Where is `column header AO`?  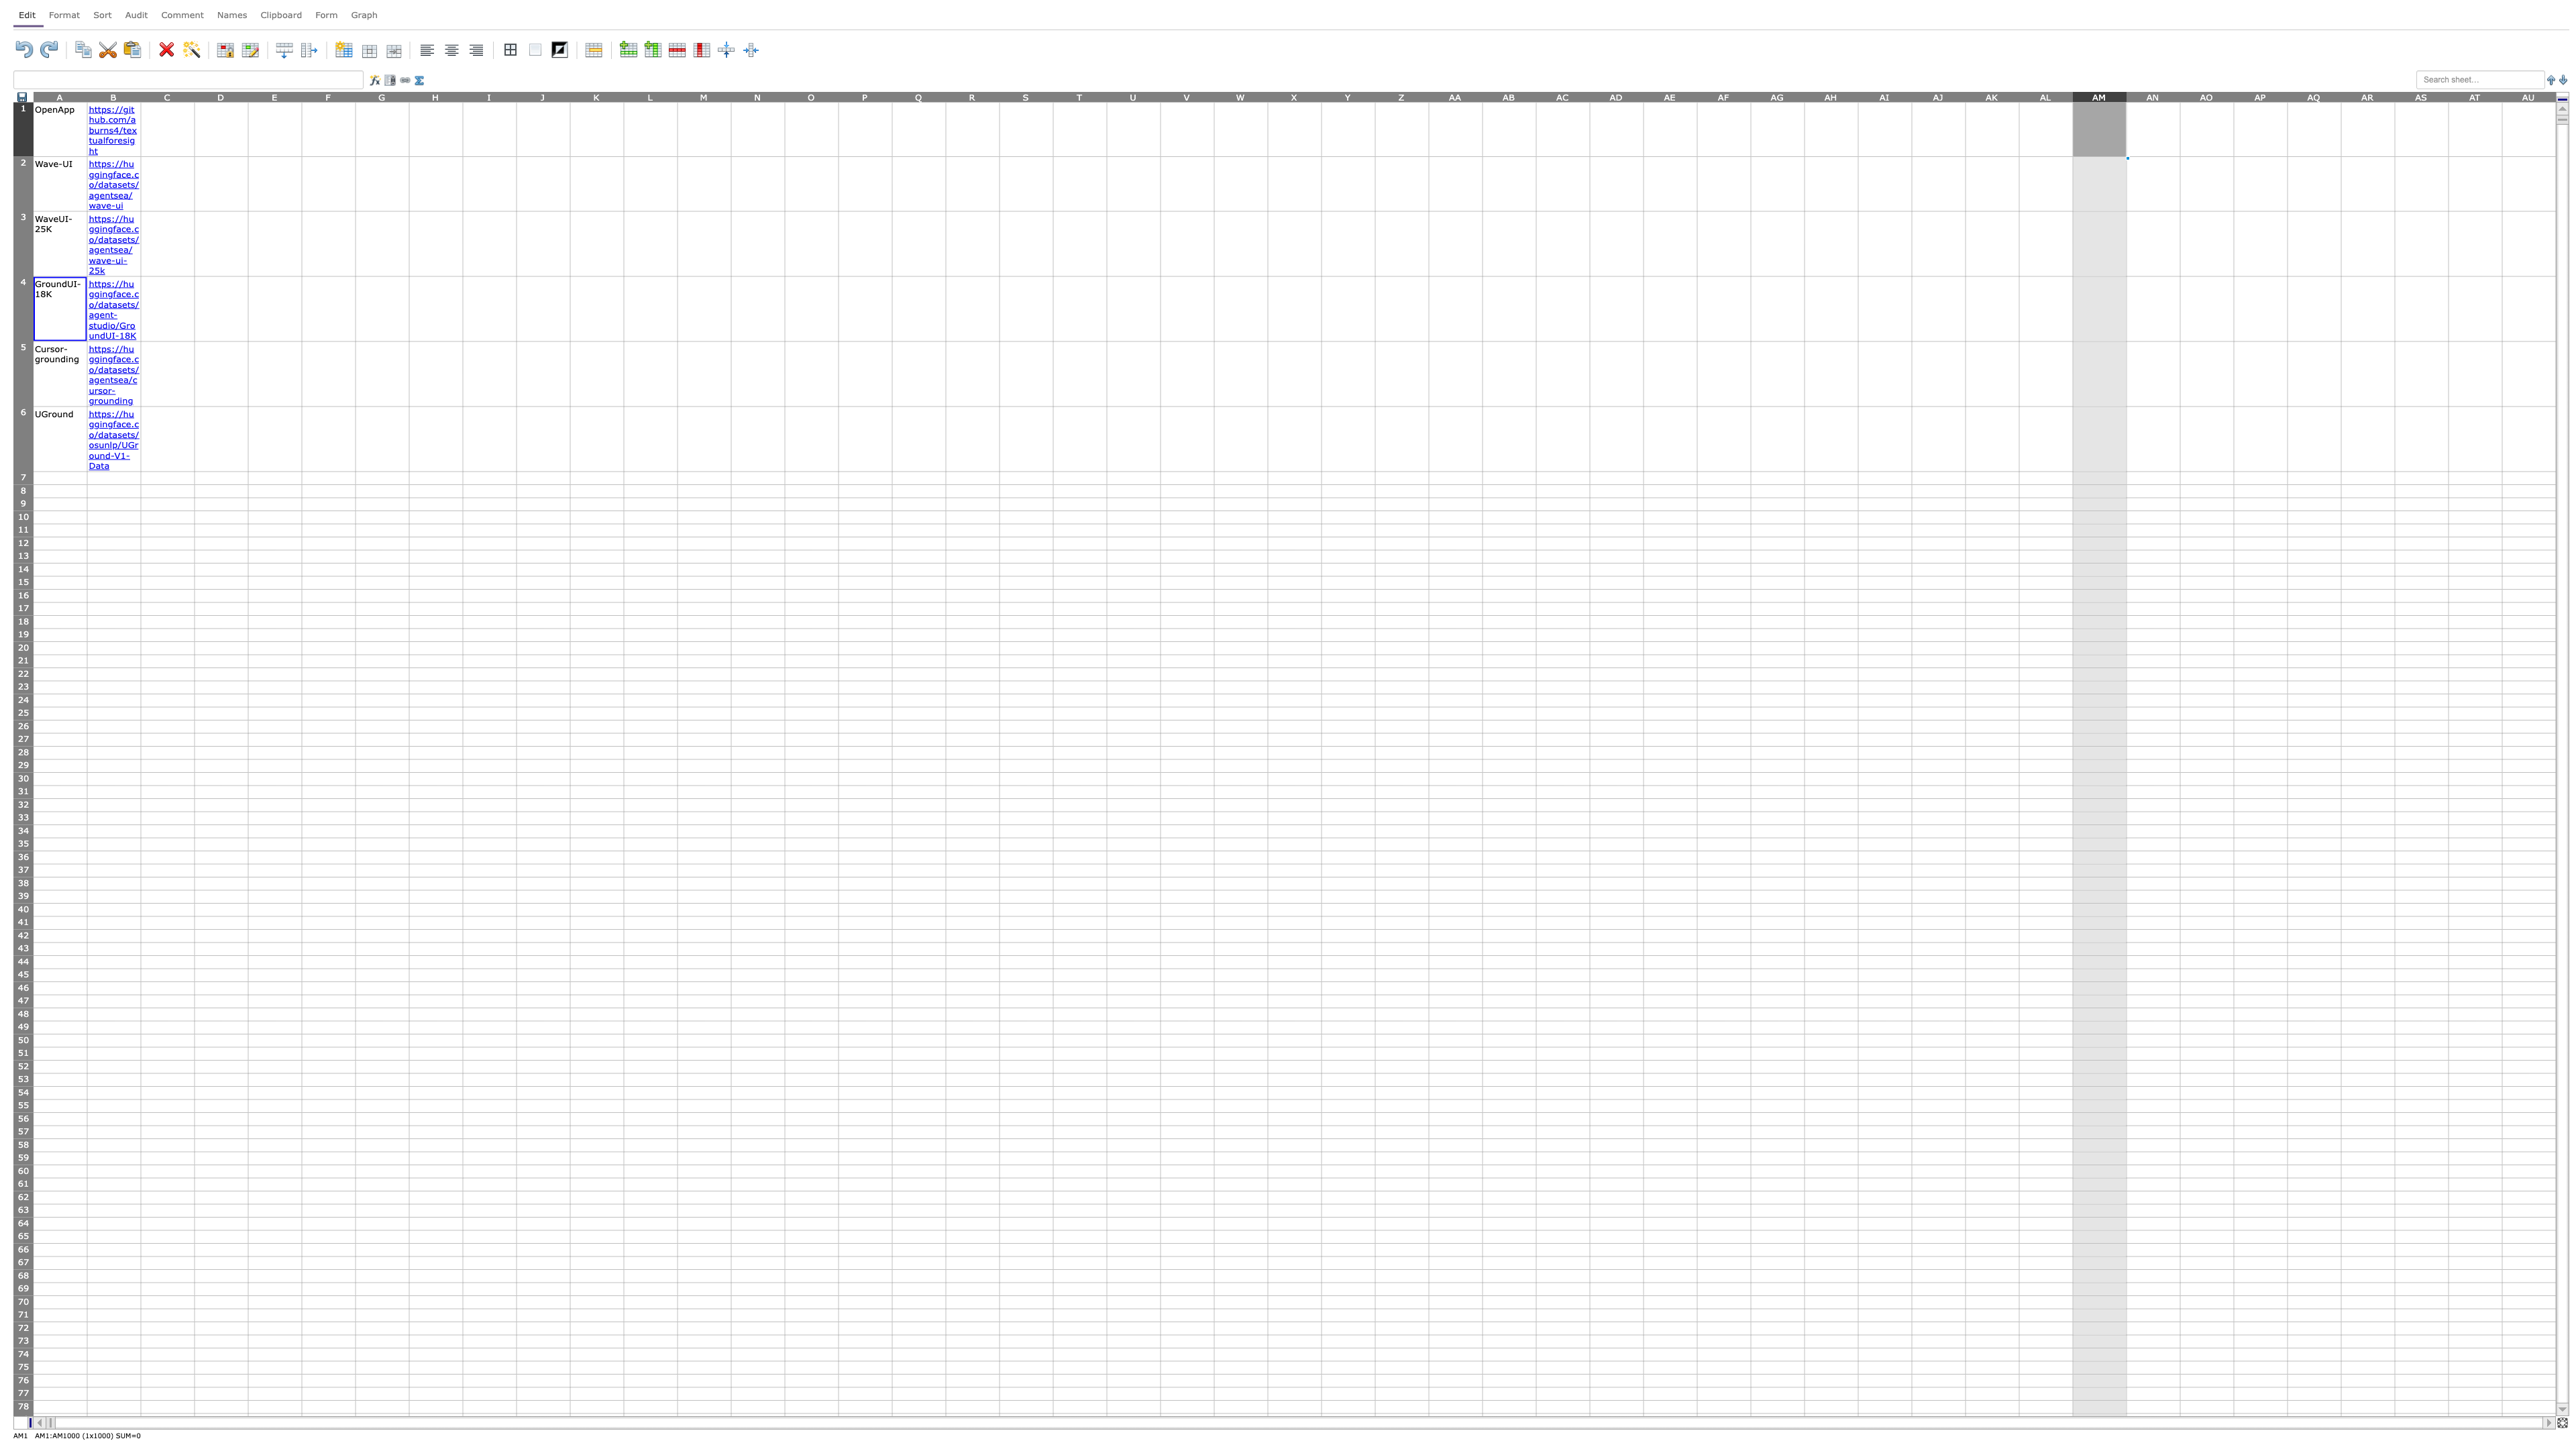 column header AO is located at coordinates (2206, 95).